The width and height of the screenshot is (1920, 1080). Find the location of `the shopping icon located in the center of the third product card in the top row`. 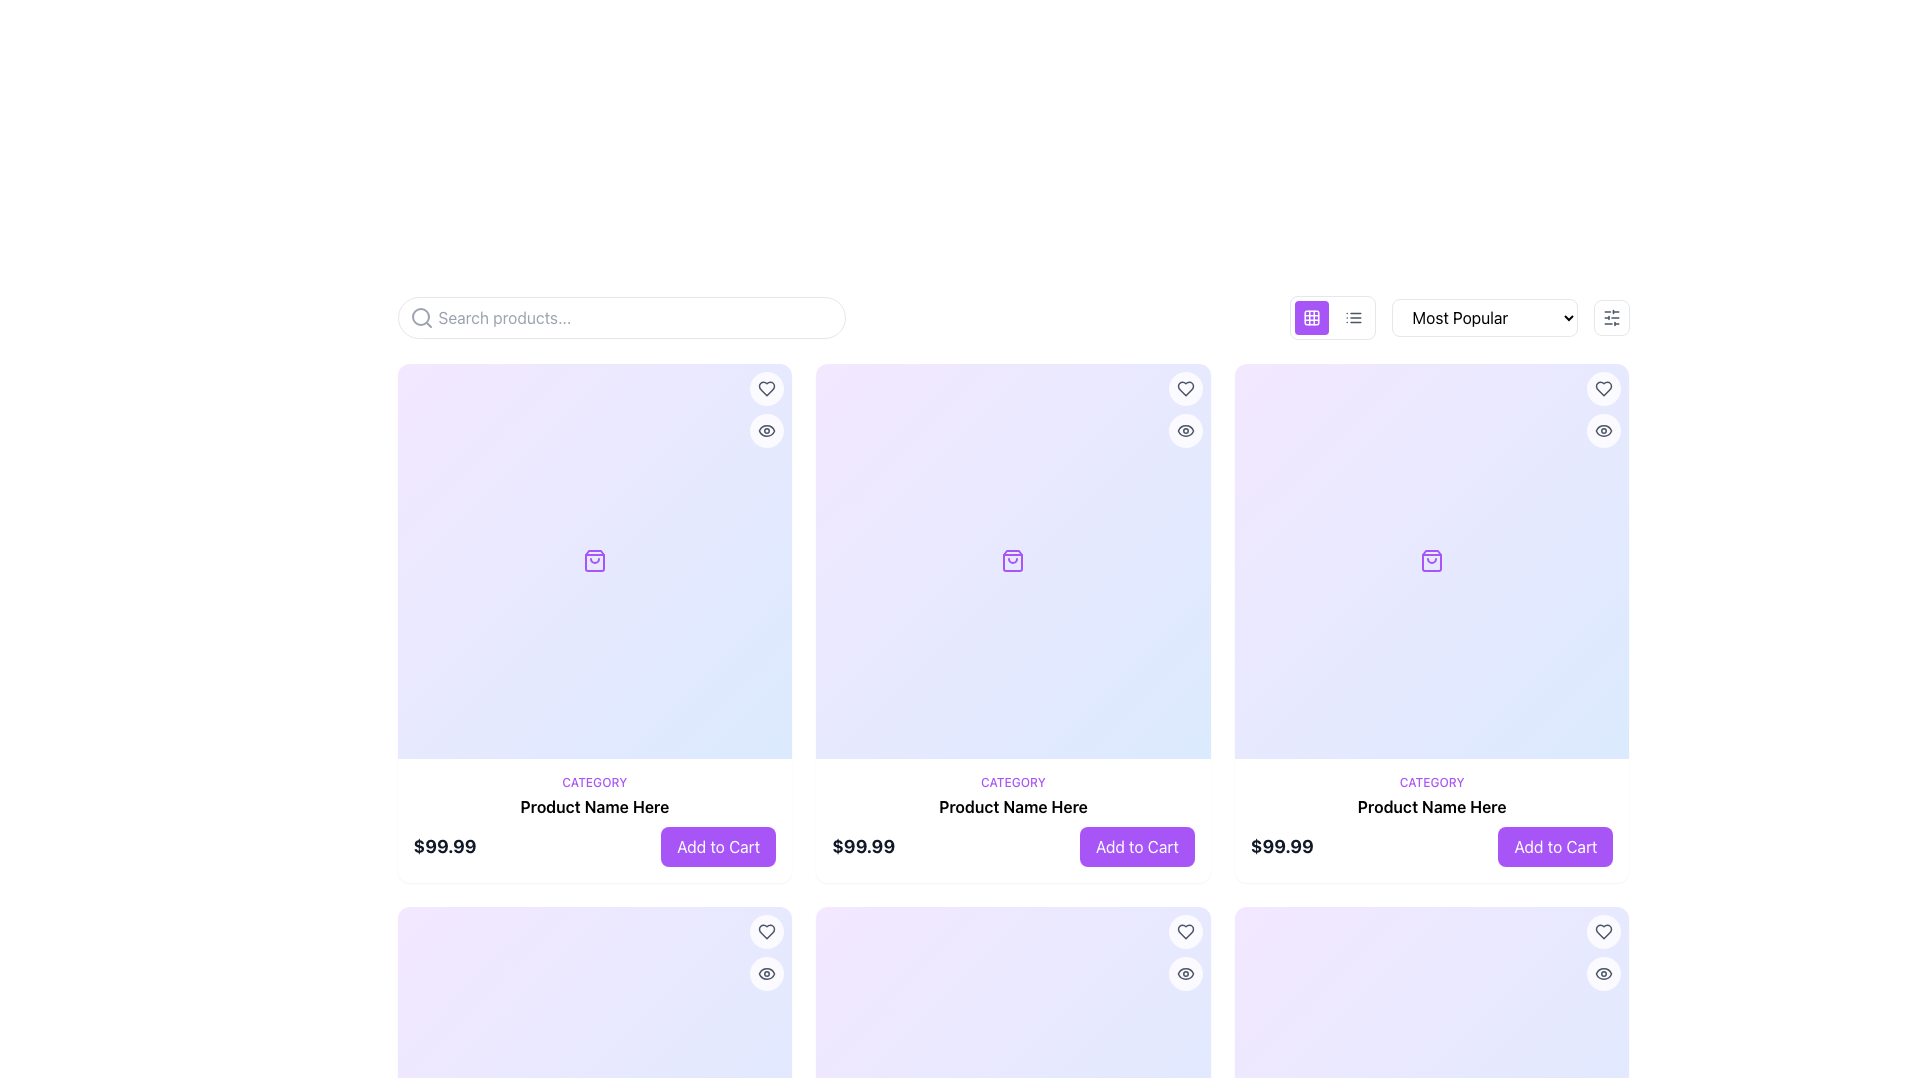

the shopping icon located in the center of the third product card in the top row is located at coordinates (1431, 561).